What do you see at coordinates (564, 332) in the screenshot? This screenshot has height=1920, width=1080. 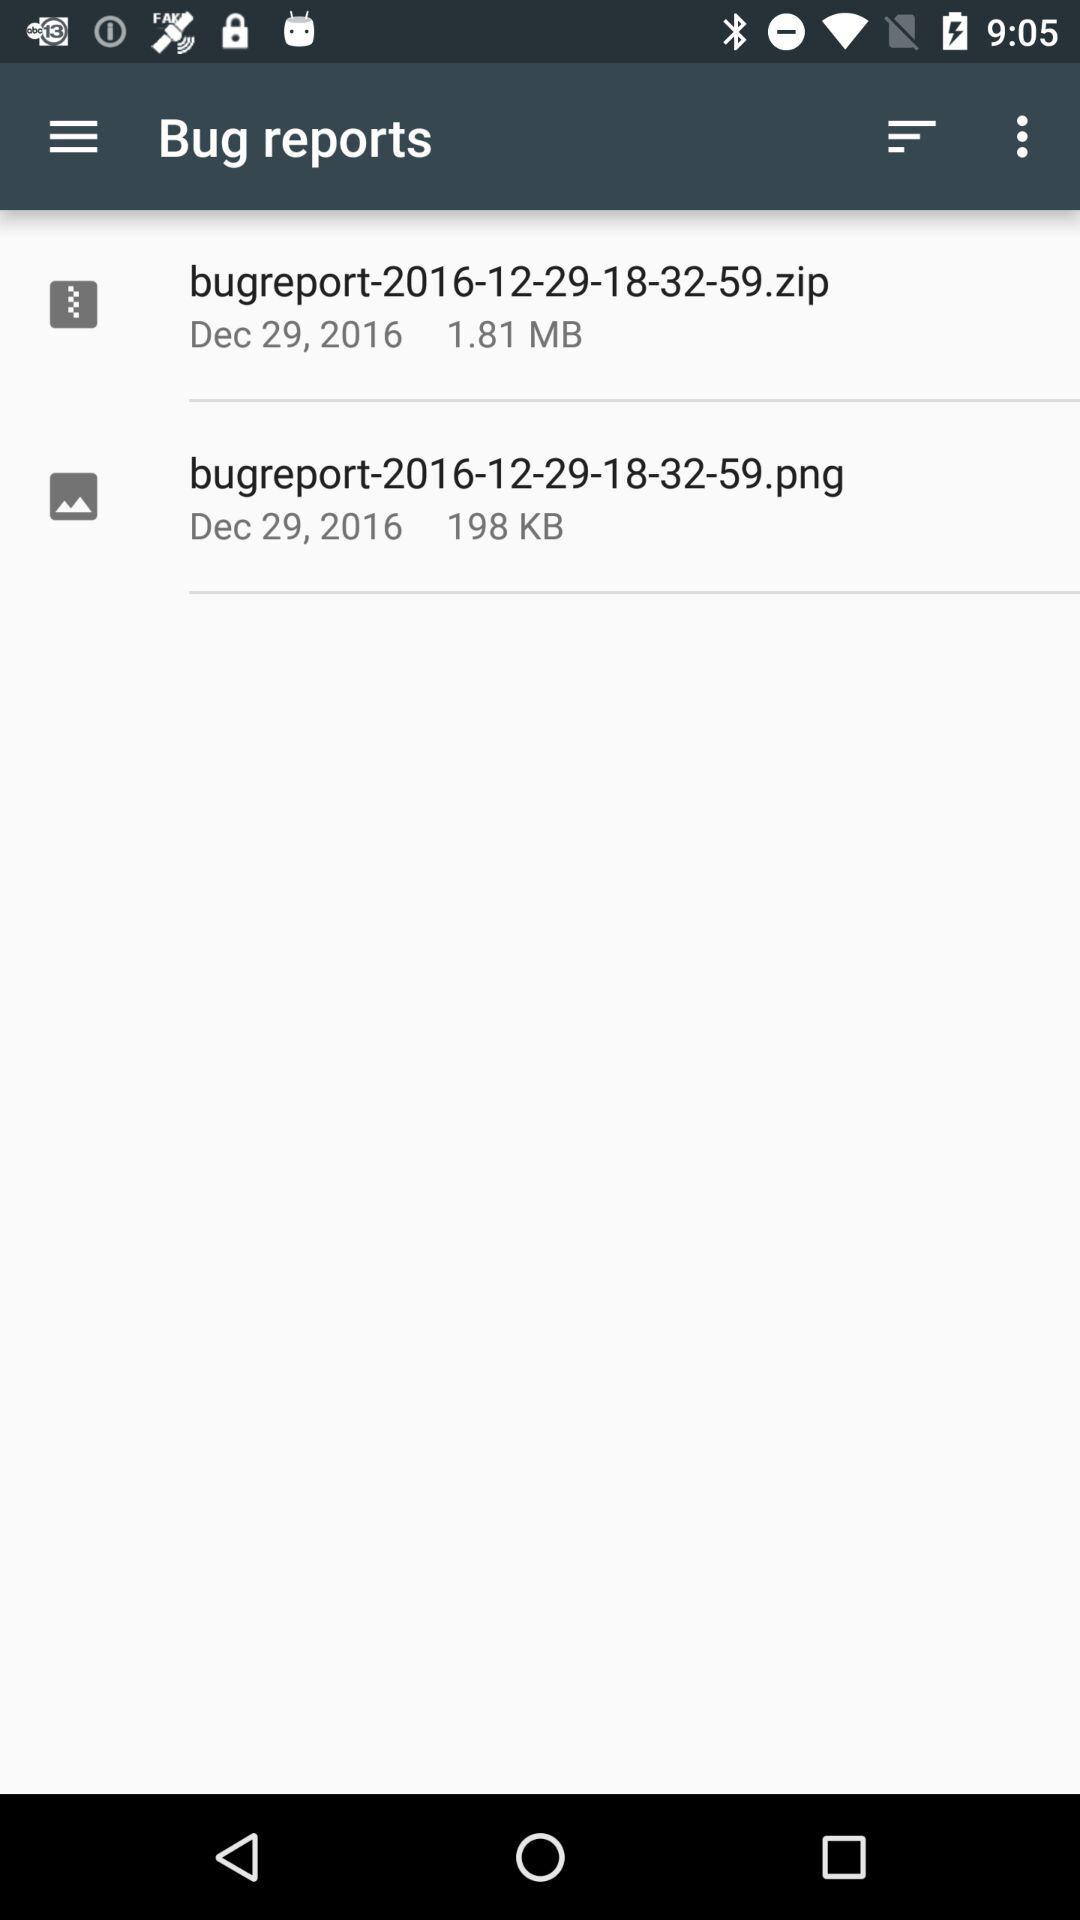 I see `1.81 mb item` at bounding box center [564, 332].